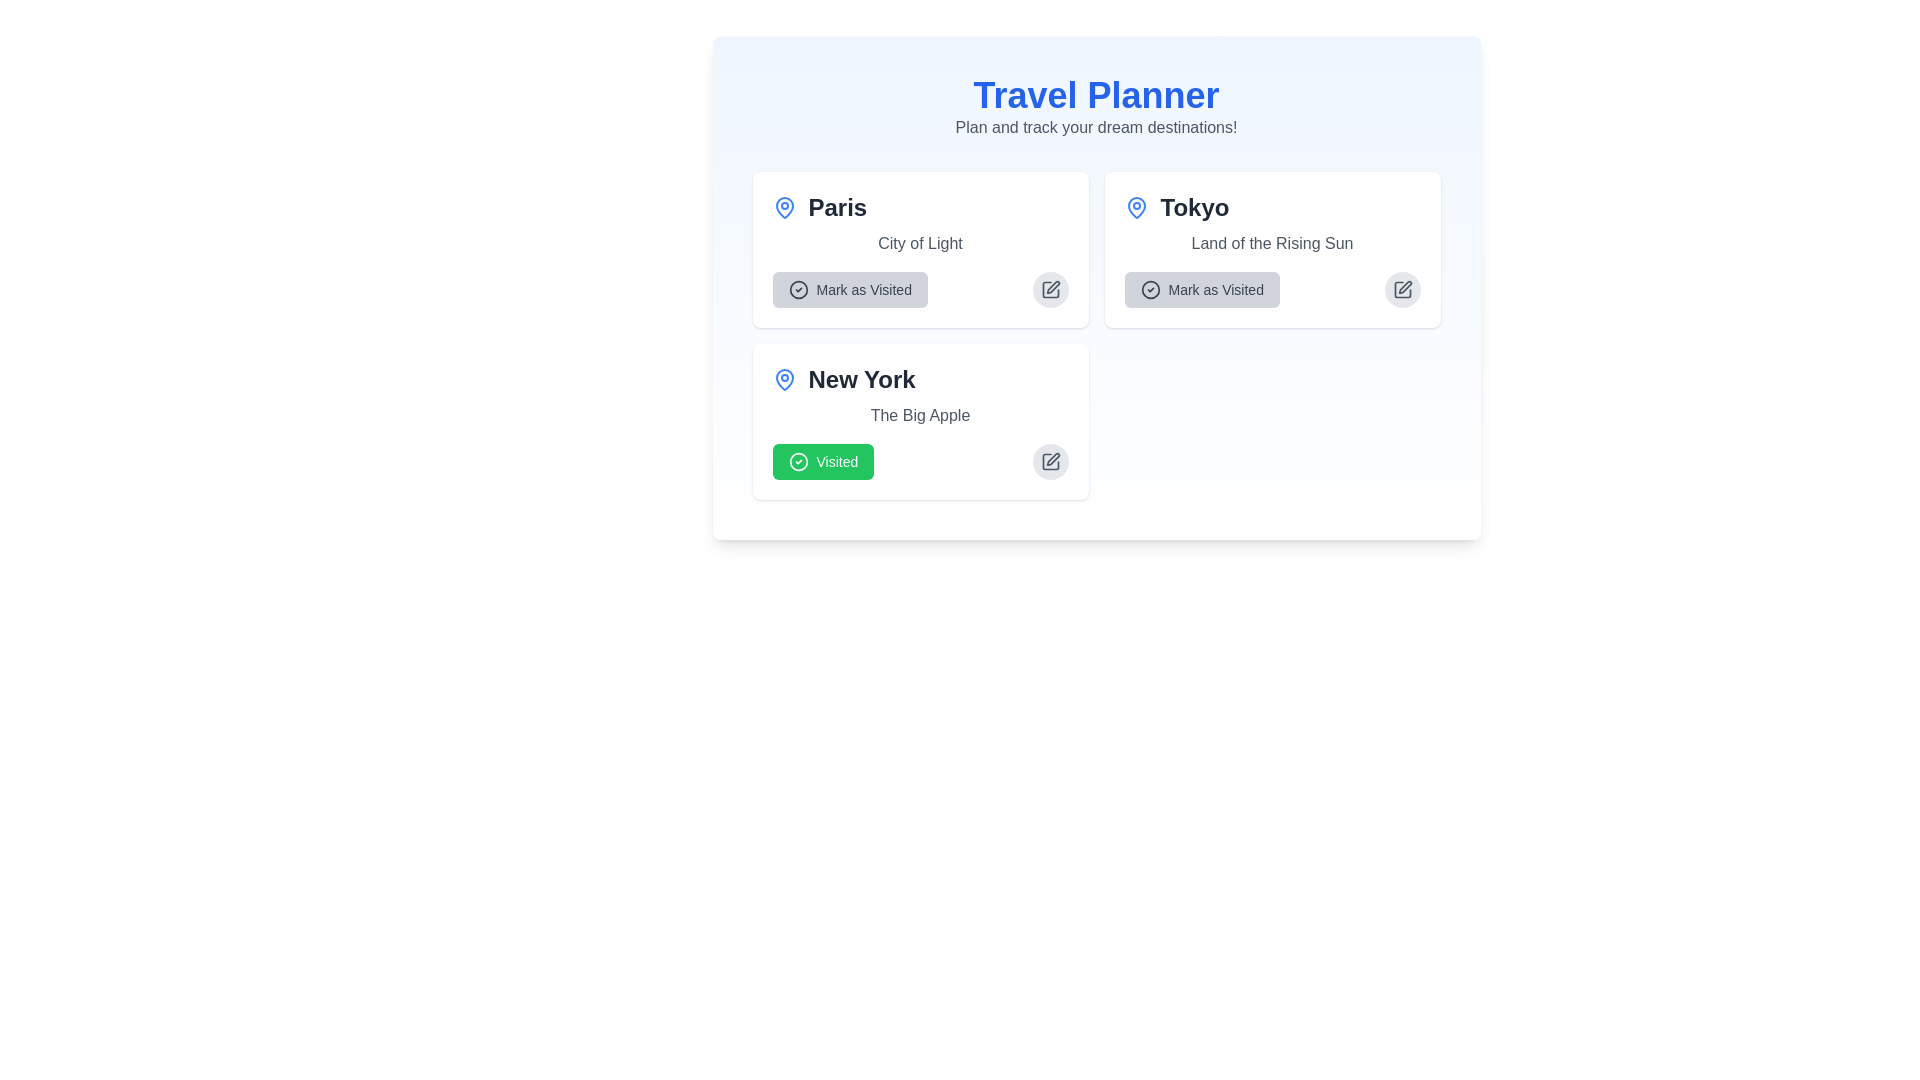 This screenshot has width=1920, height=1080. What do you see at coordinates (1051, 287) in the screenshot?
I see `the edit icon located within the square pen icon on the right side of the panel for the Paris destination, which is the first destination in the top left of the layout` at bounding box center [1051, 287].